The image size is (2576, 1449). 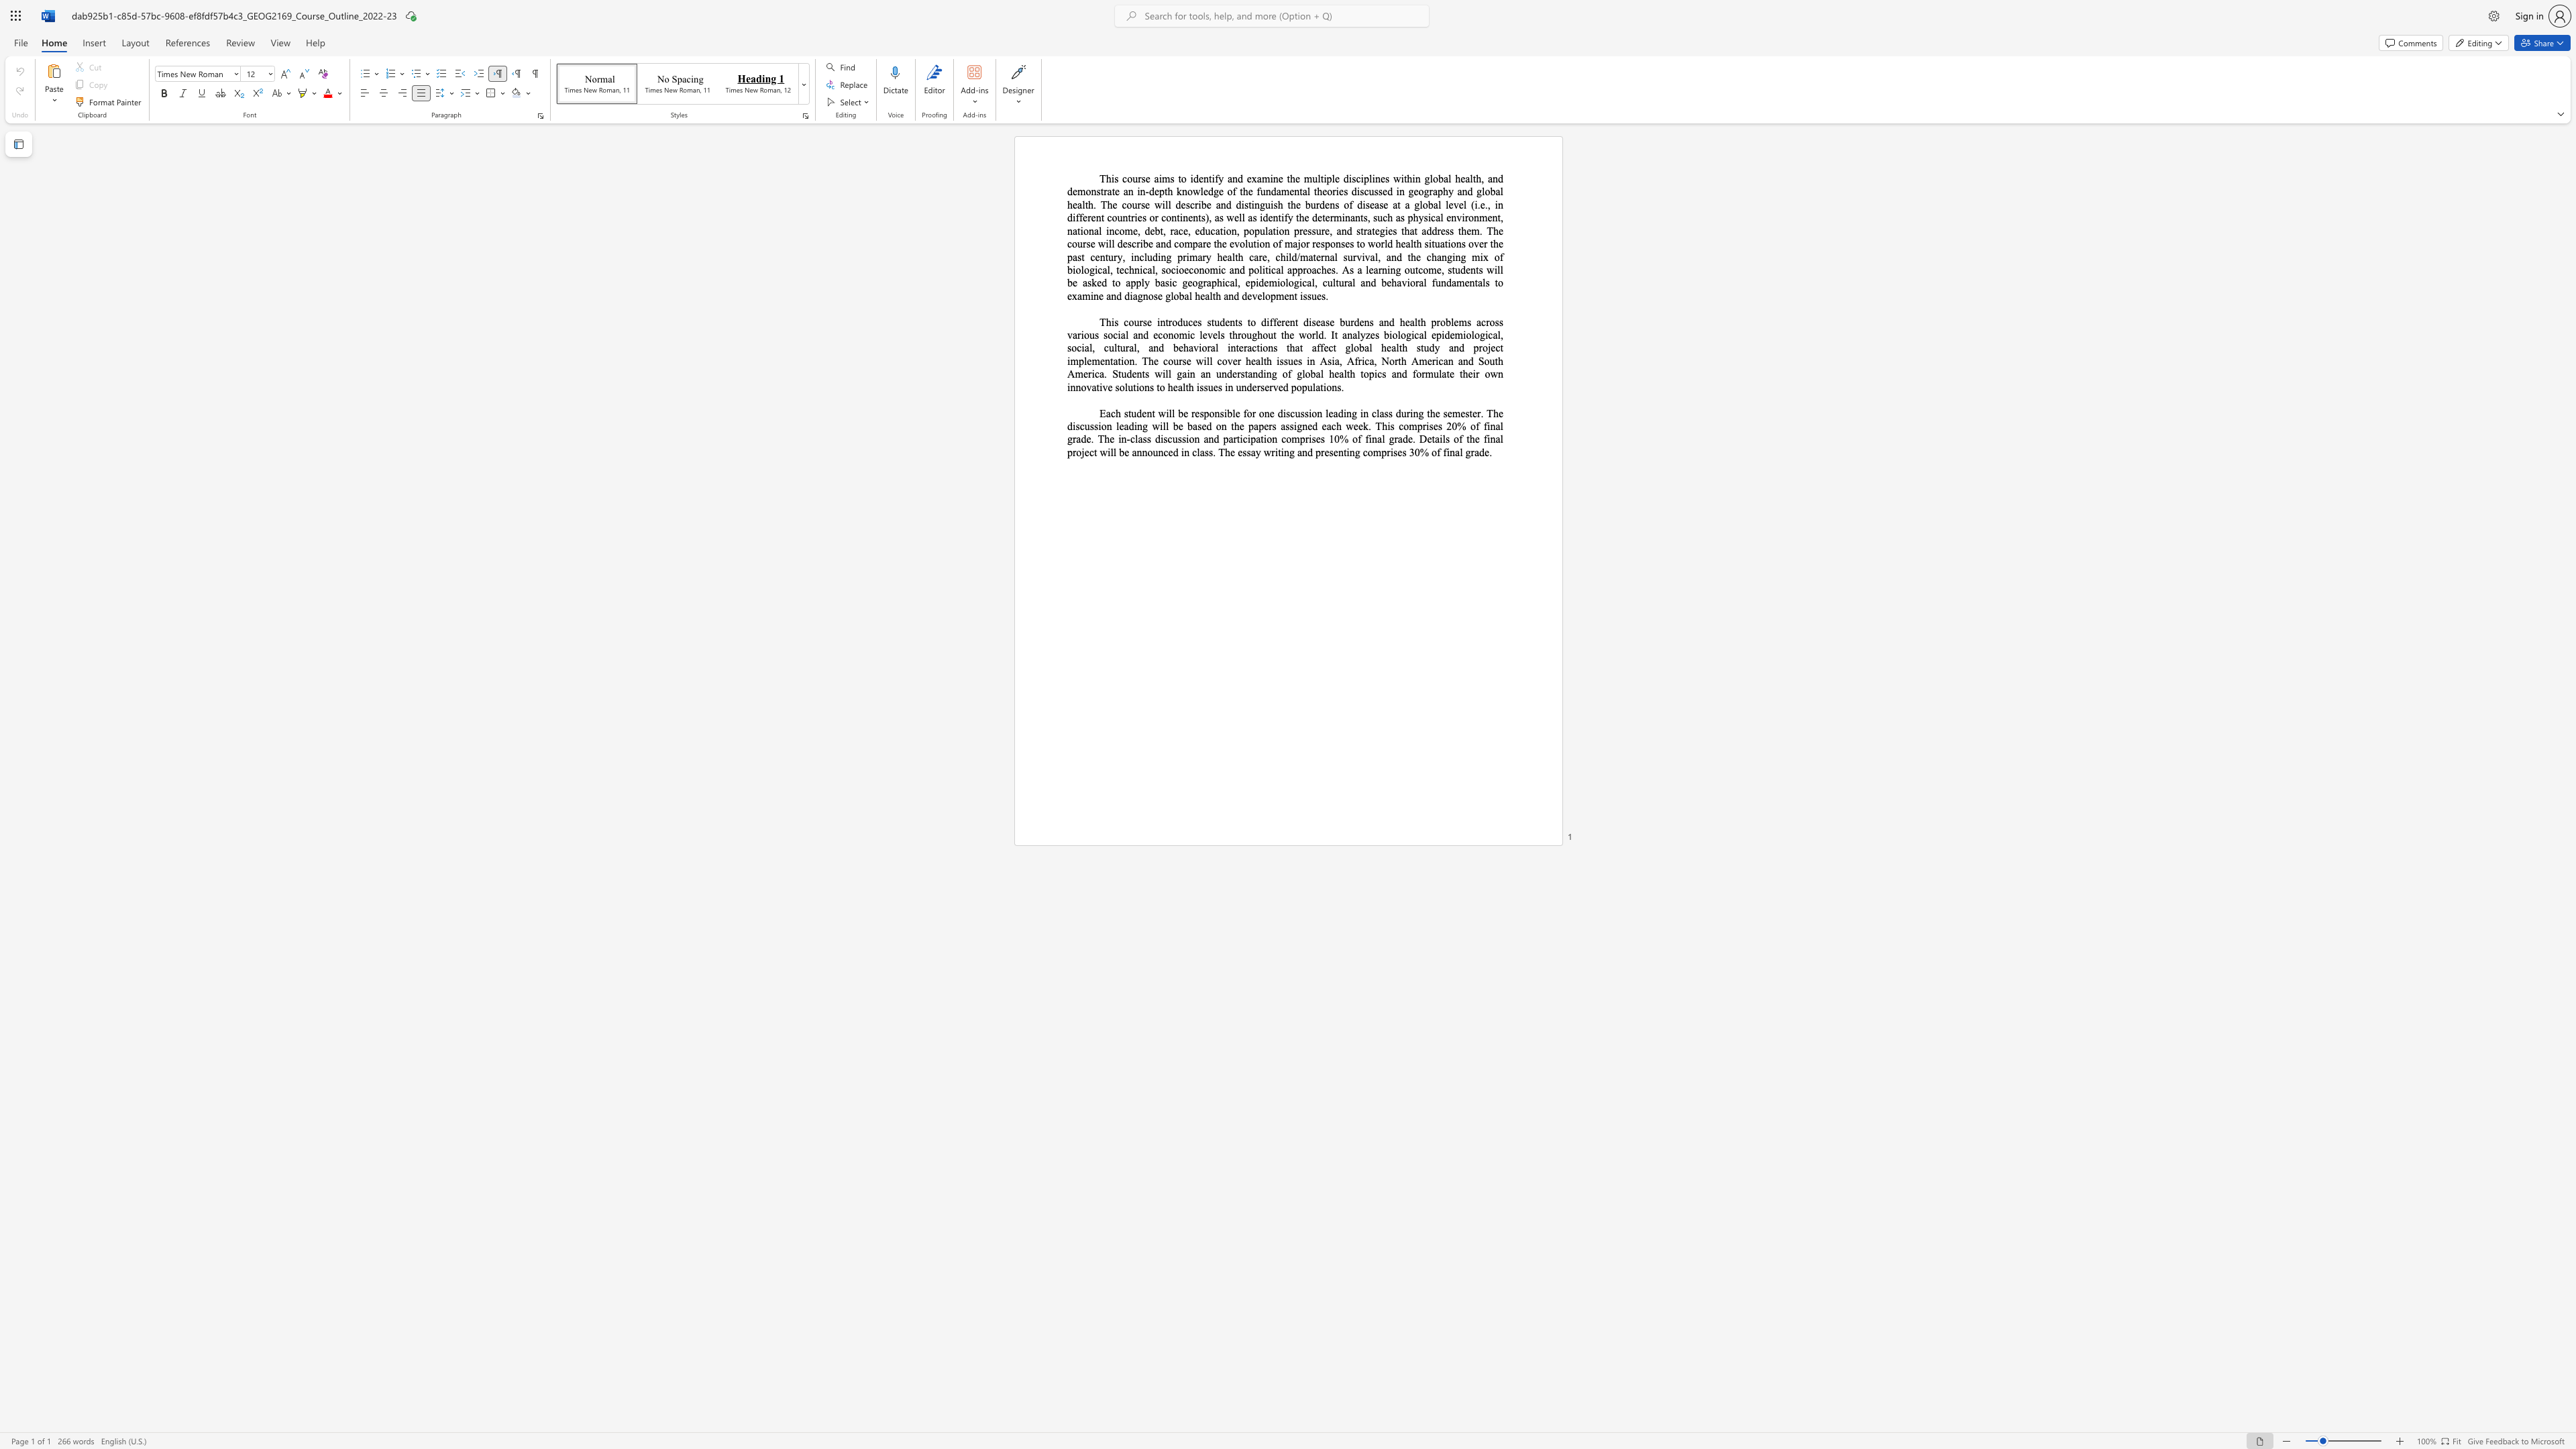 I want to click on the 2th character "d" in the text, so click(x=1238, y=178).